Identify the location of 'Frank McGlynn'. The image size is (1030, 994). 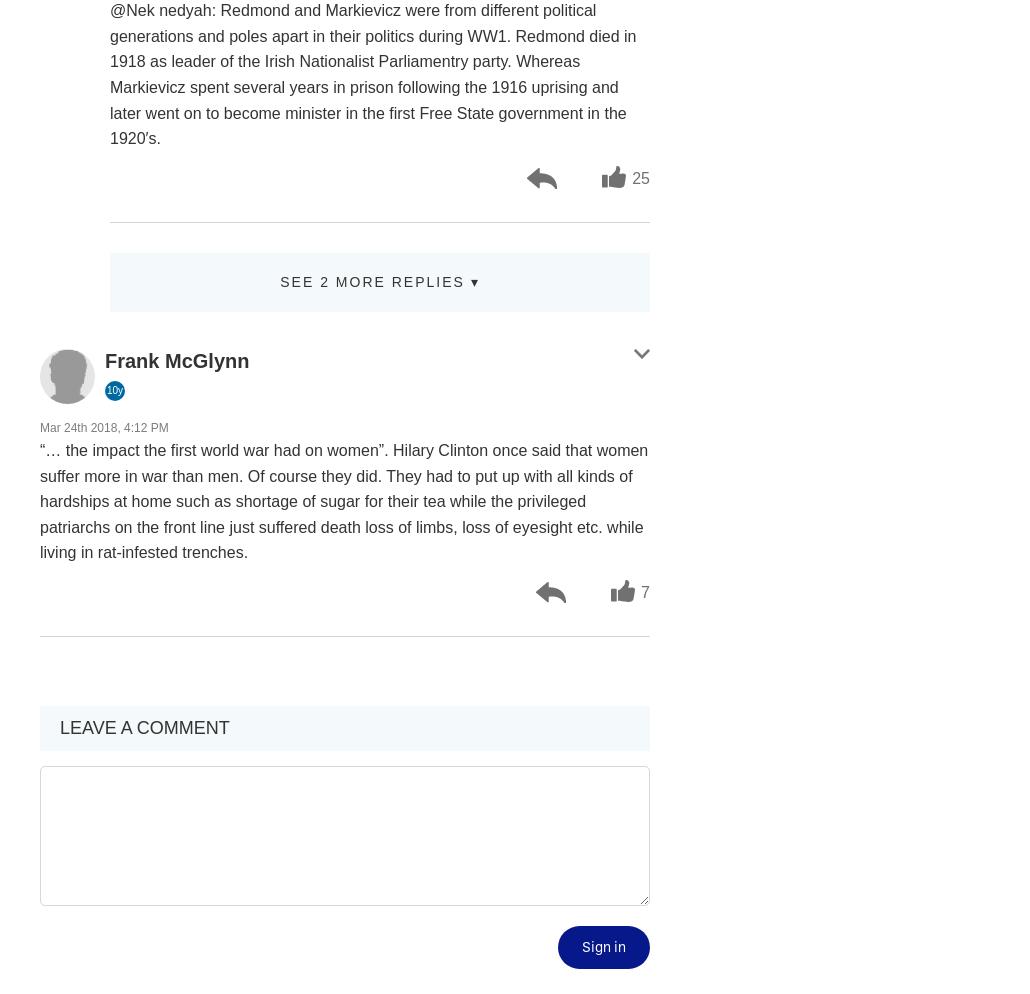
(176, 360).